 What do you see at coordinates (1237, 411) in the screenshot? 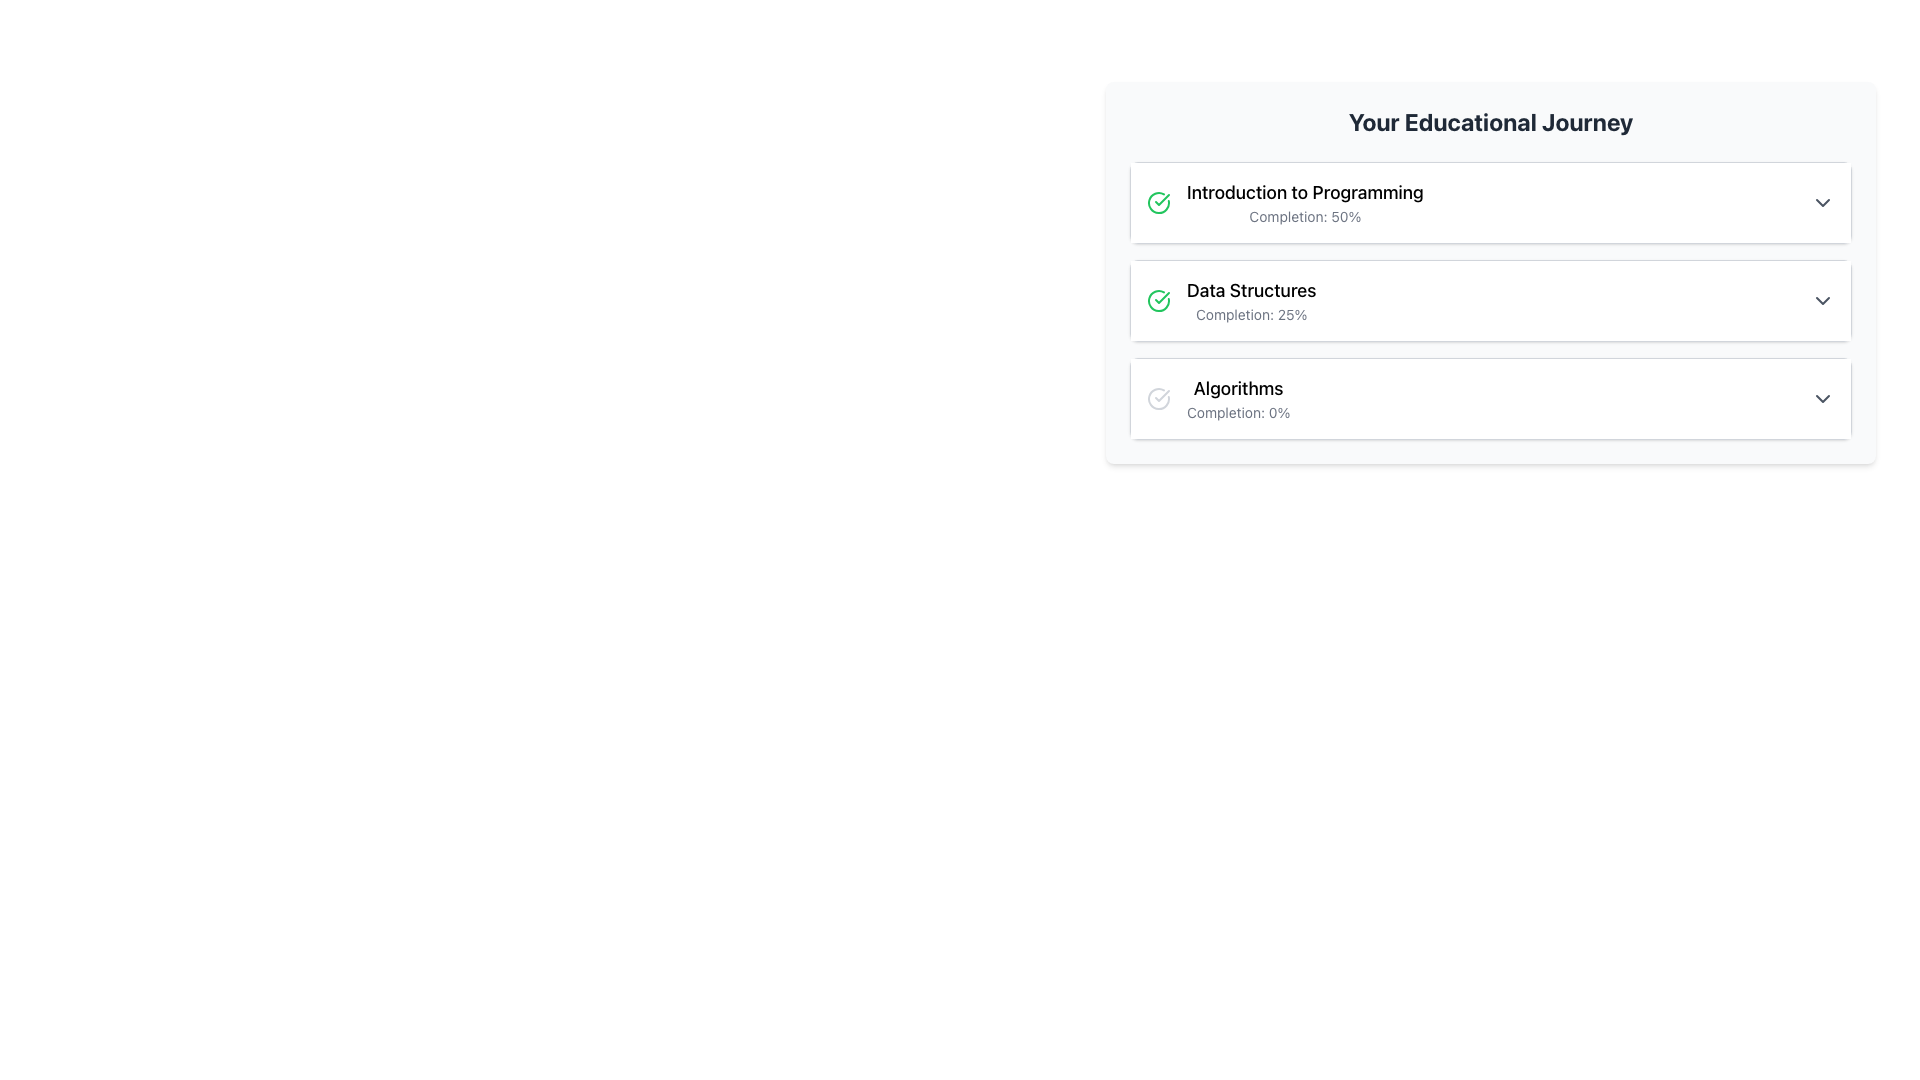
I see `information displayed in the text label that shows 'Completion: 0%', which is styled in small, light gray text below the 'Algorithms' label` at bounding box center [1237, 411].